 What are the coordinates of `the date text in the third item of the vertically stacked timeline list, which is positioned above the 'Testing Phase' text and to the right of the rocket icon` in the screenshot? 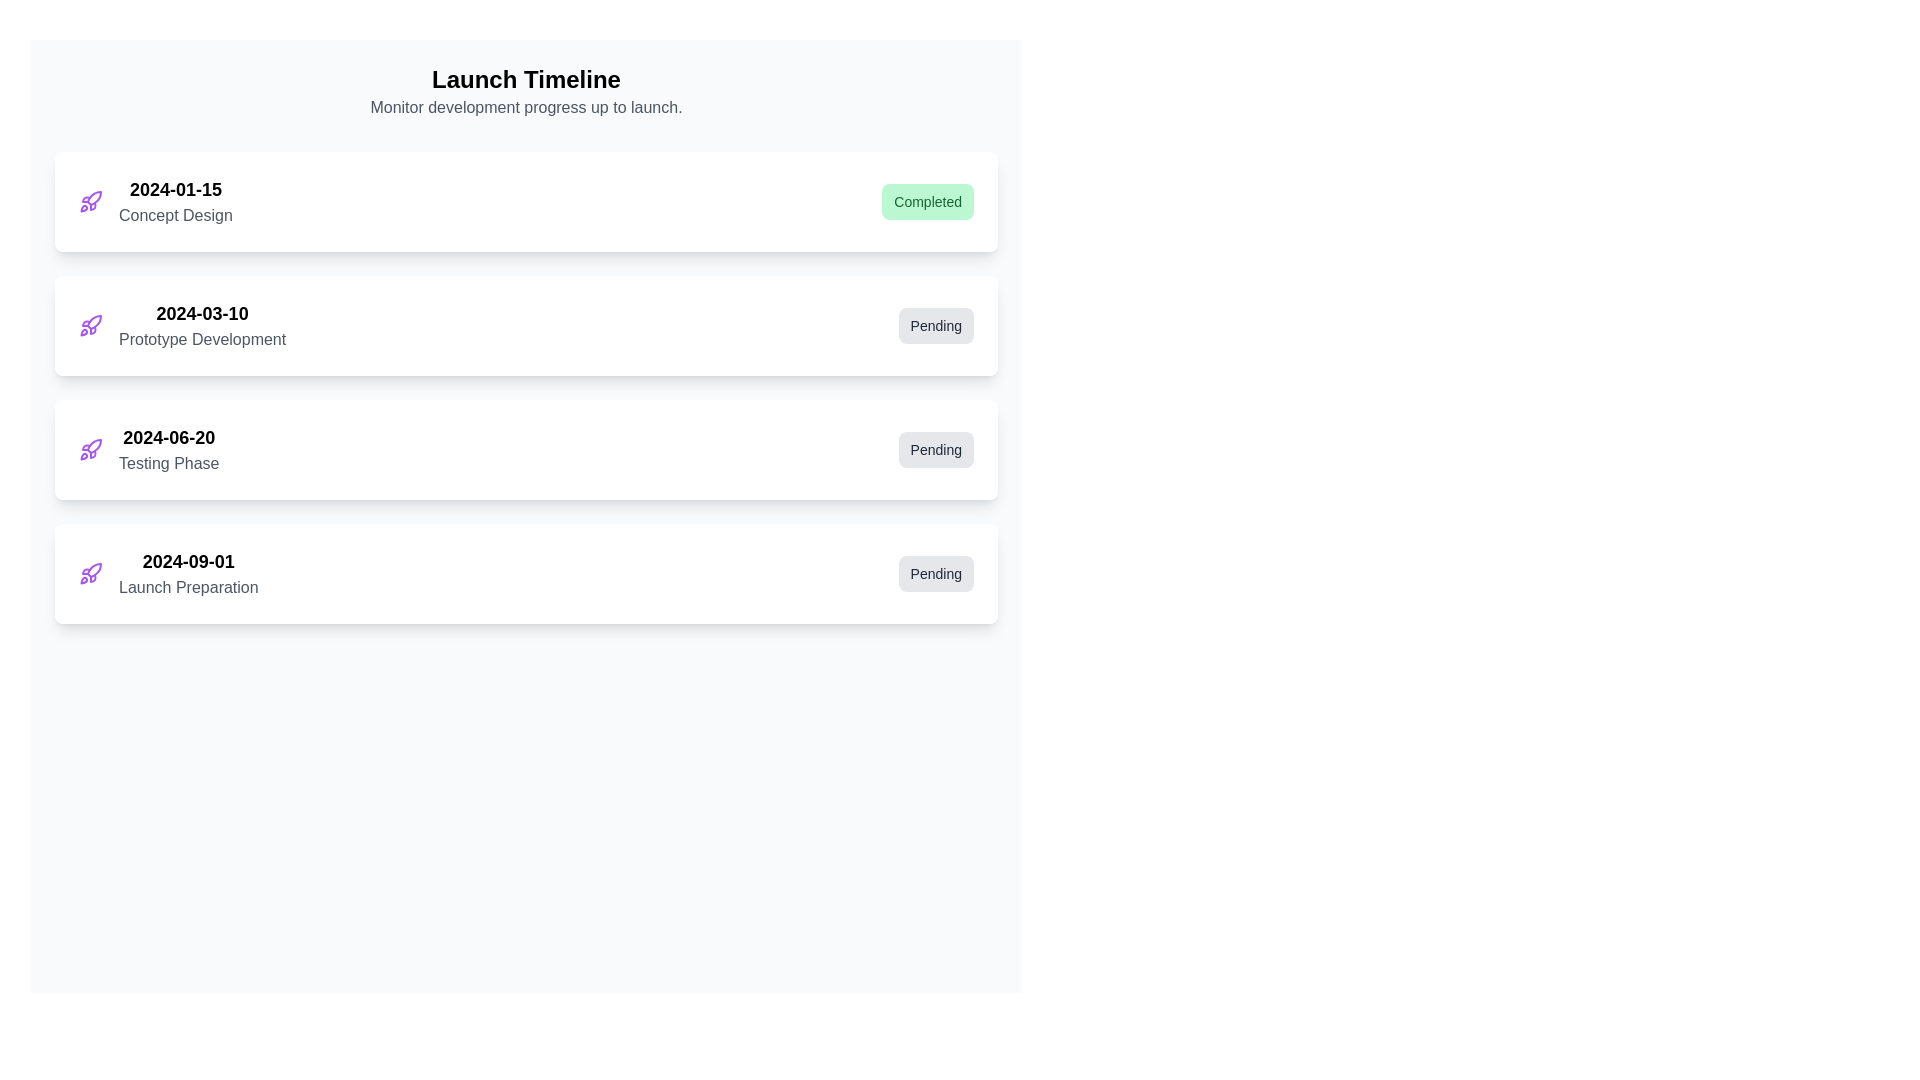 It's located at (169, 437).